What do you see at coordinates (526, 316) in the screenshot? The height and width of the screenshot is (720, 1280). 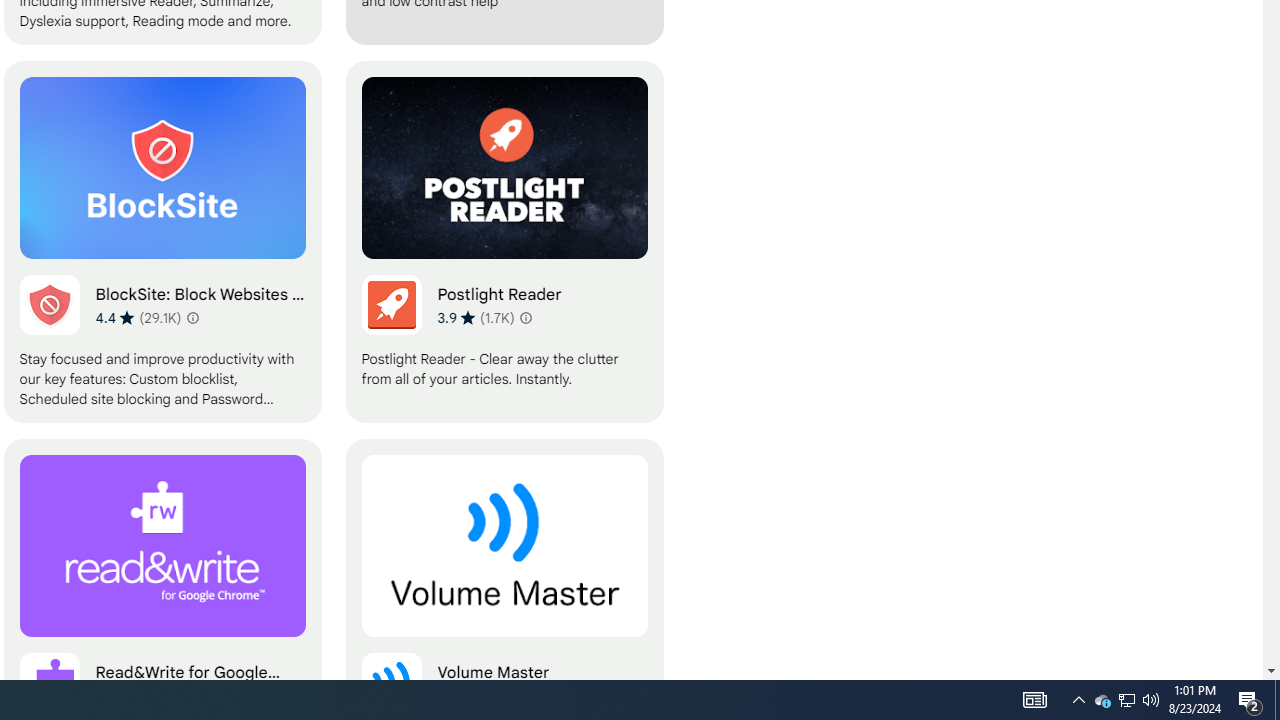 I see `'Learn more about results and reviews "Postlight Reader"'` at bounding box center [526, 316].